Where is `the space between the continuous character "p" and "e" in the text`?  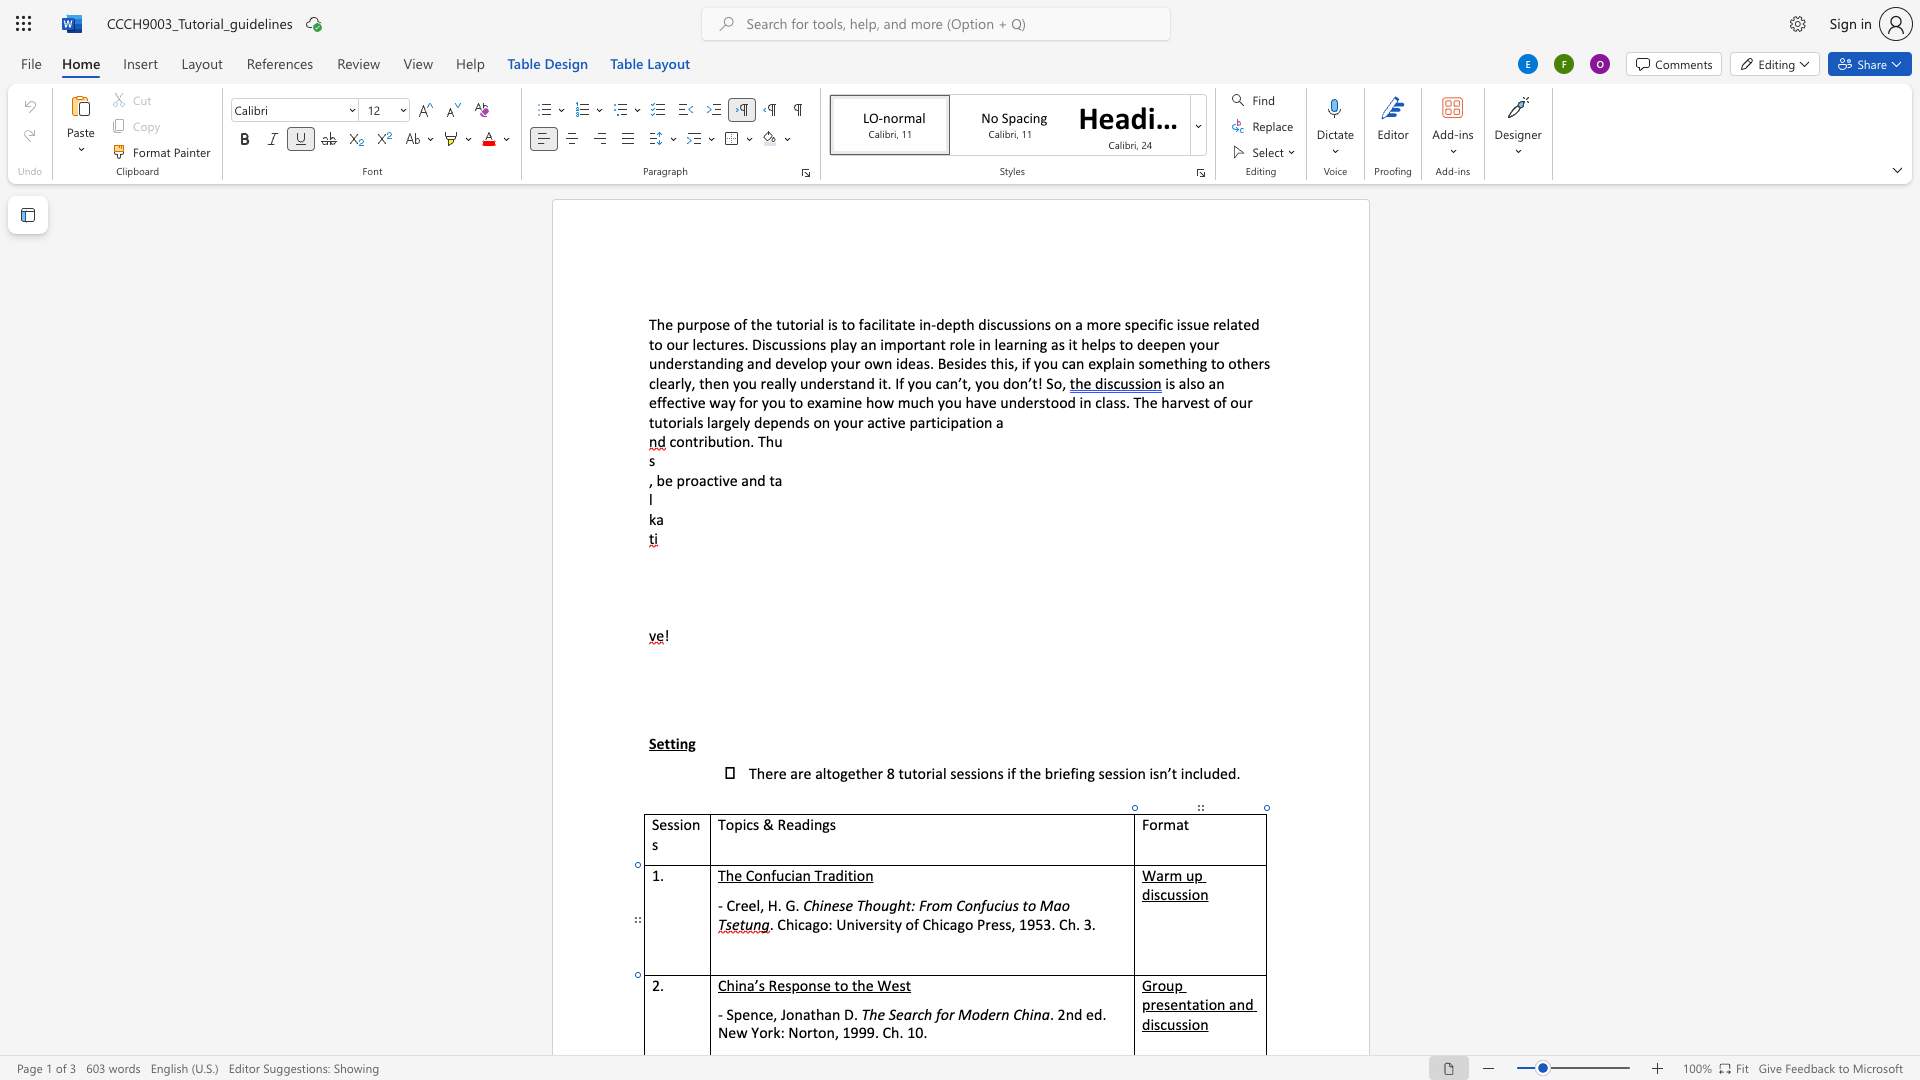 the space between the continuous character "p" and "e" in the text is located at coordinates (741, 1014).